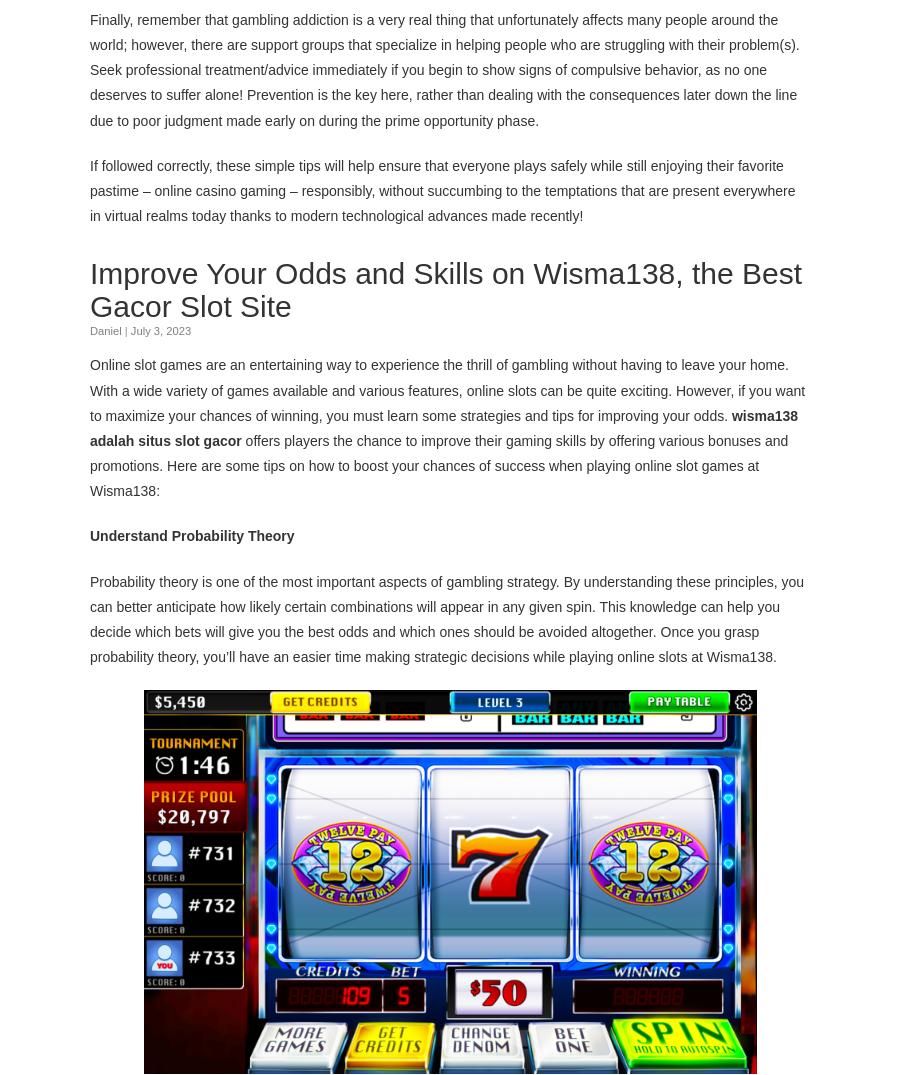  I want to click on 'July 3, 2023', so click(160, 329).